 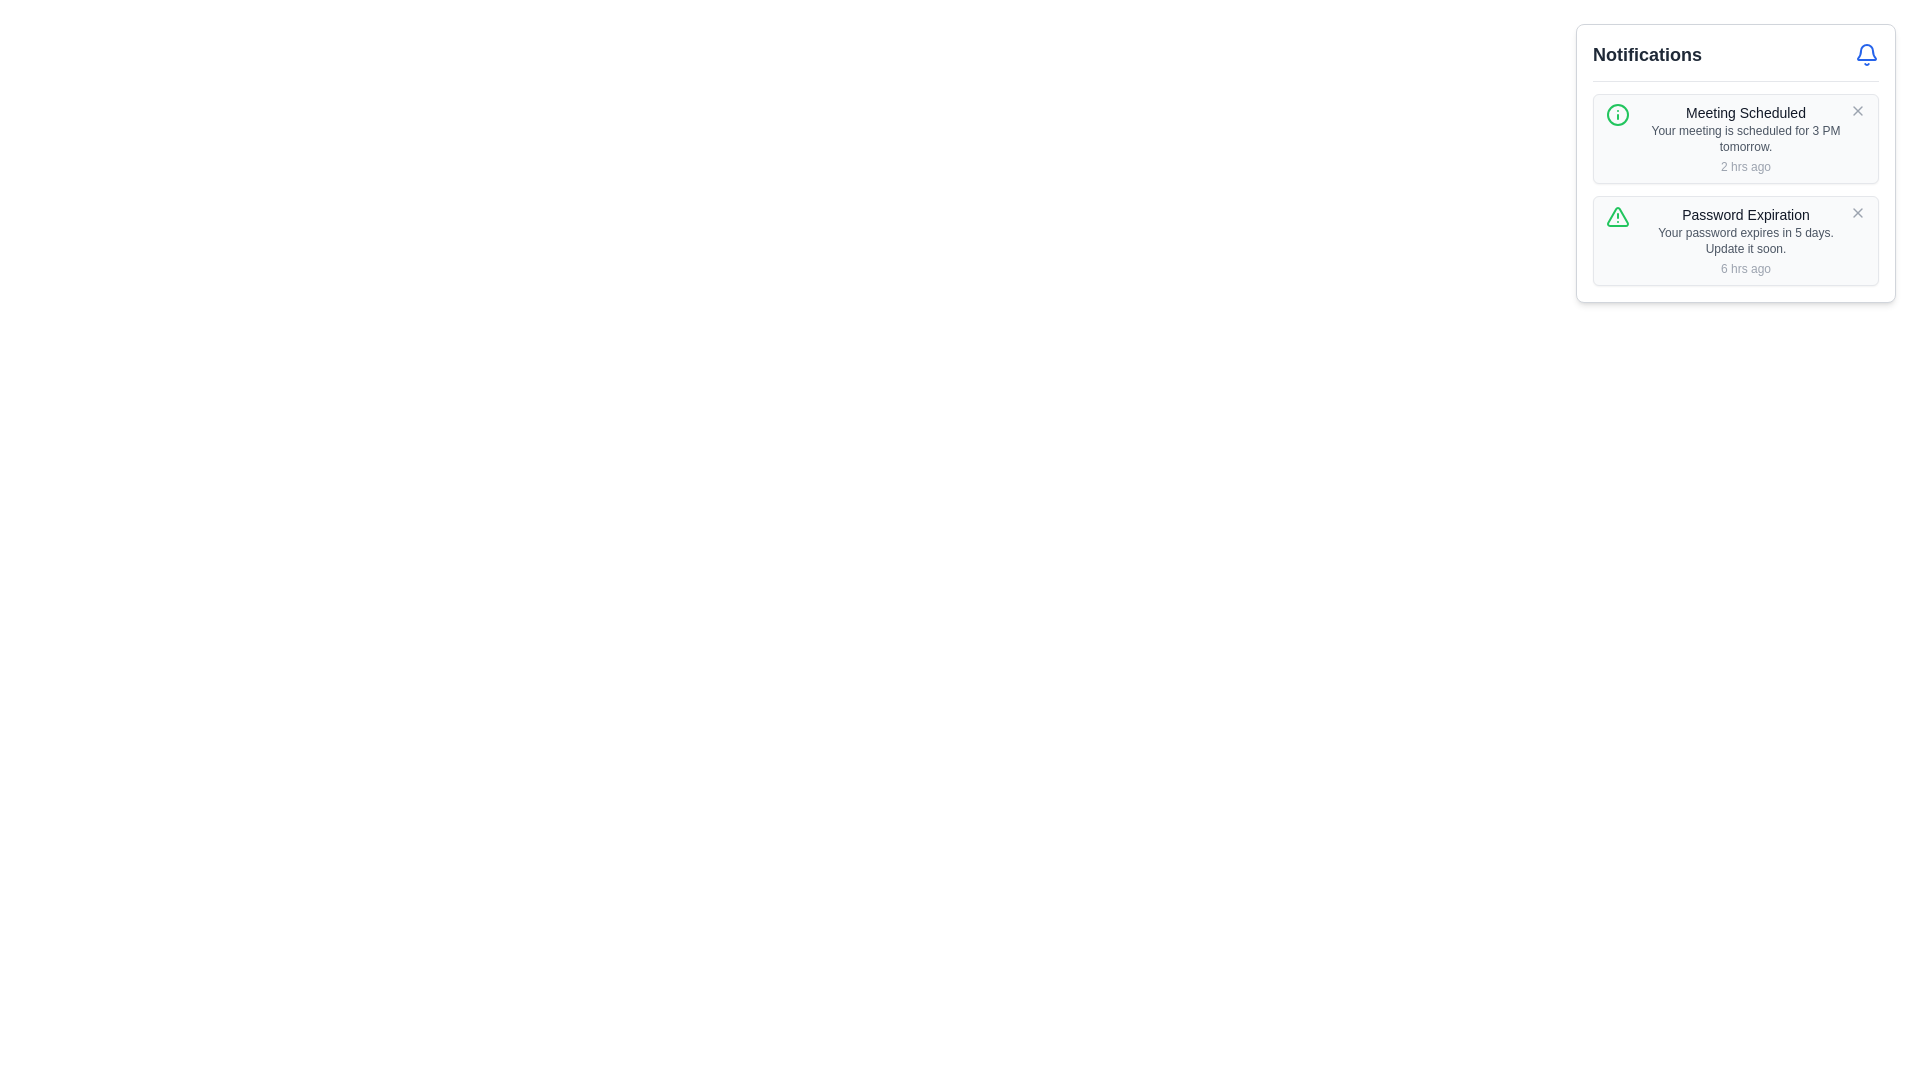 I want to click on text label located beneath the title 'Meeting Scheduled' in the notification section to gather information about the scheduled meeting time, so click(x=1745, y=137).